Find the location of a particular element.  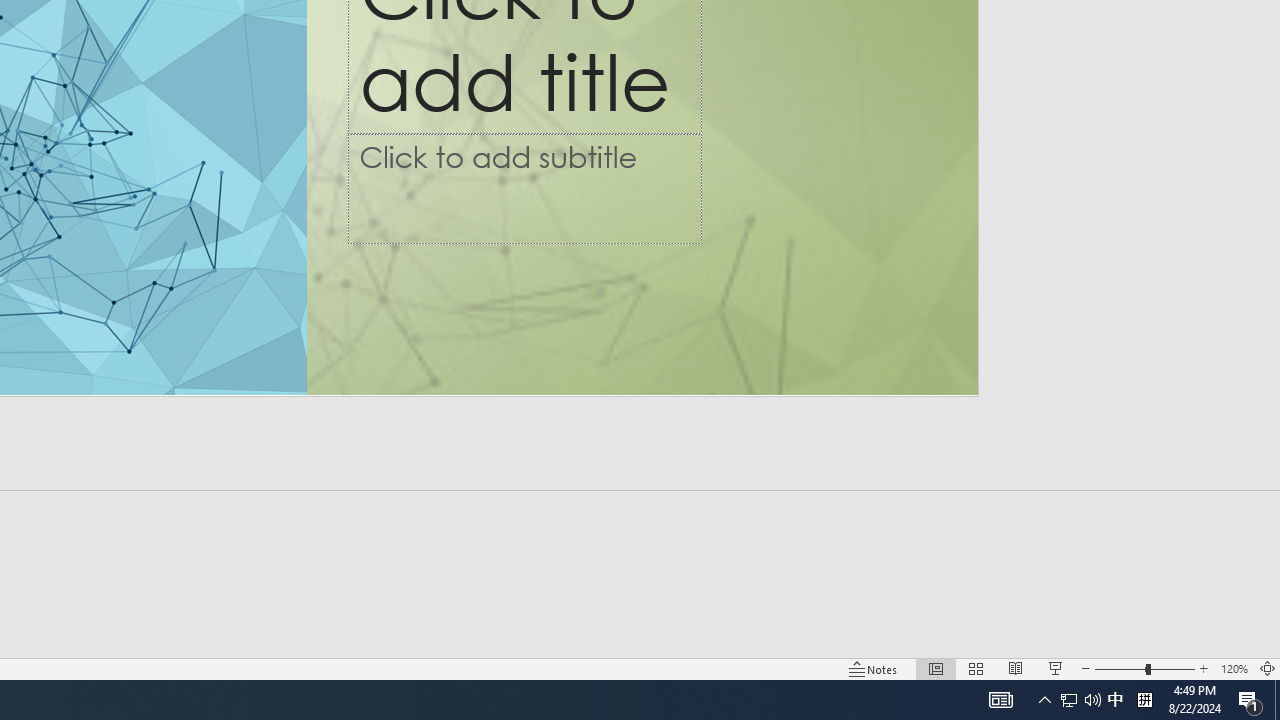

'Zoom to Fit ' is located at coordinates (1266, 669).